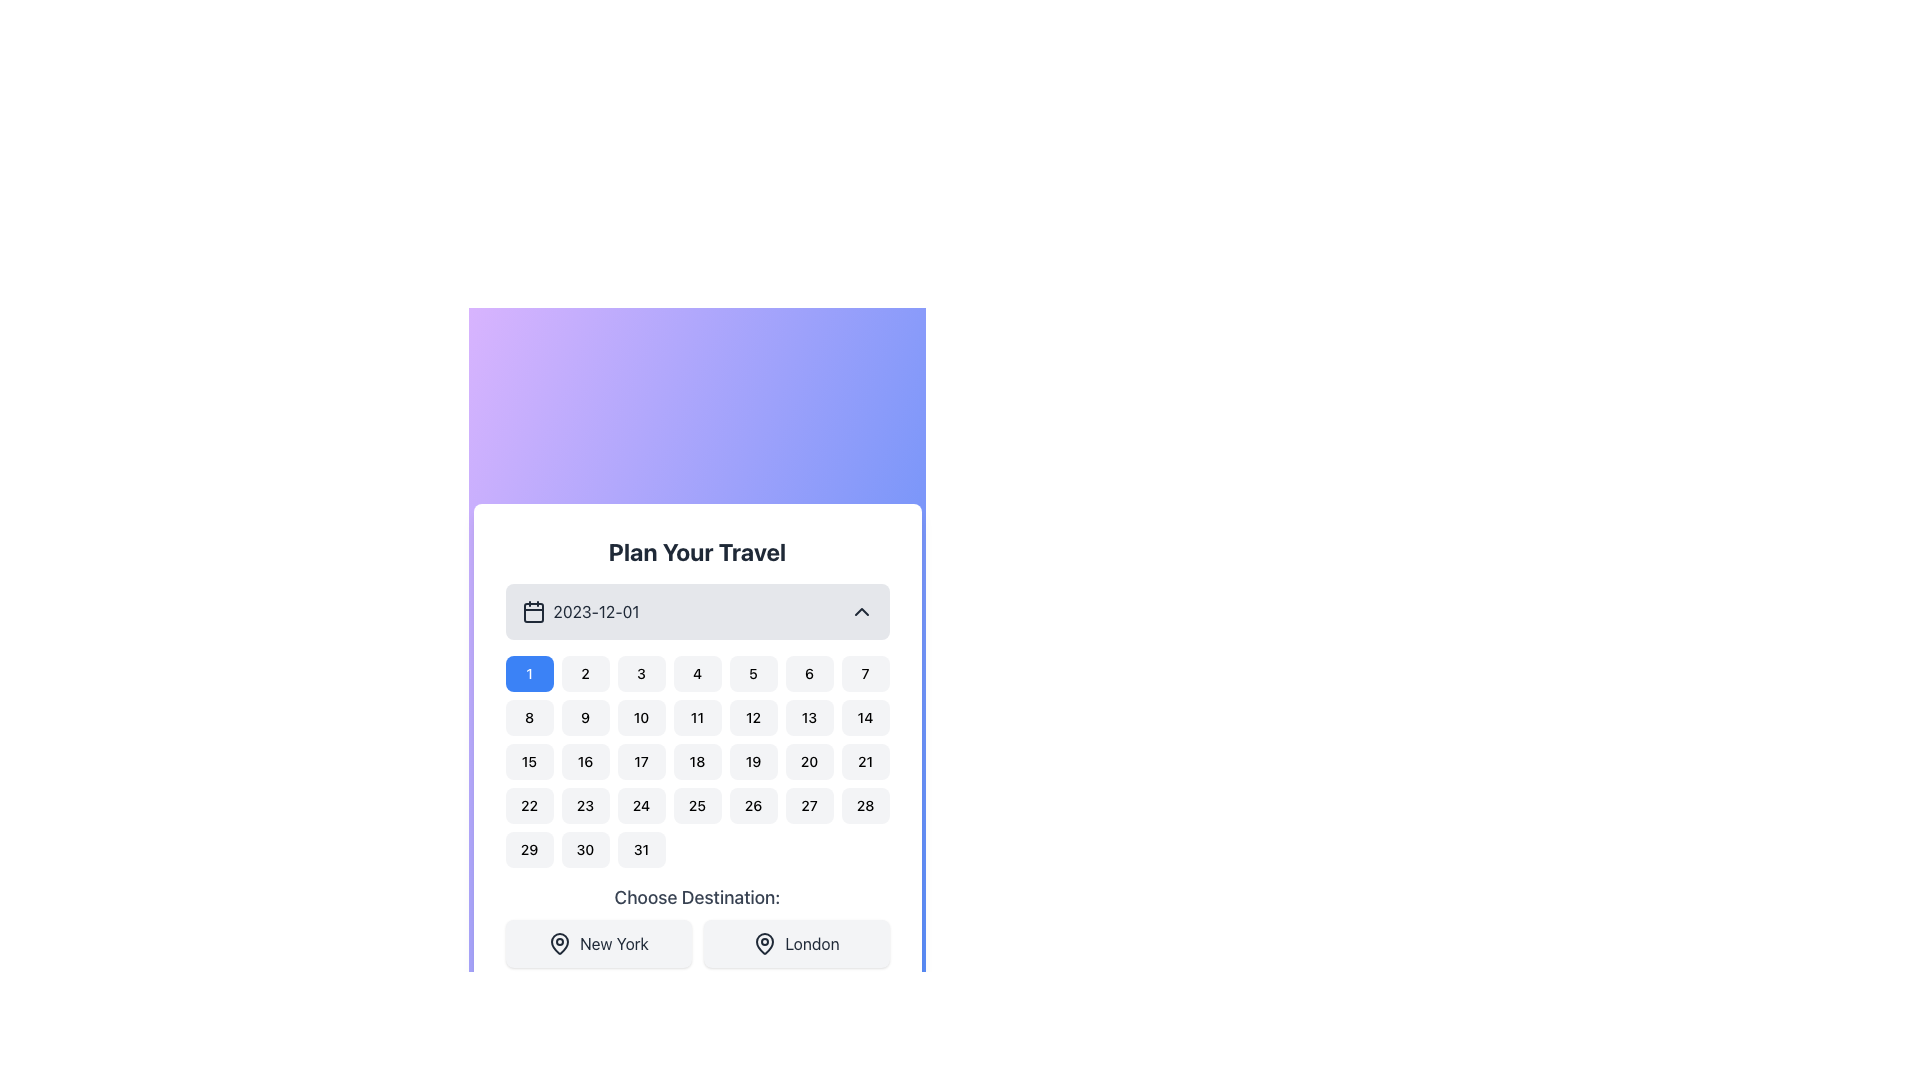 The width and height of the screenshot is (1920, 1080). Describe the element at coordinates (752, 674) in the screenshot. I see `the date selection button representing the 5th day in the calendar interface` at that location.